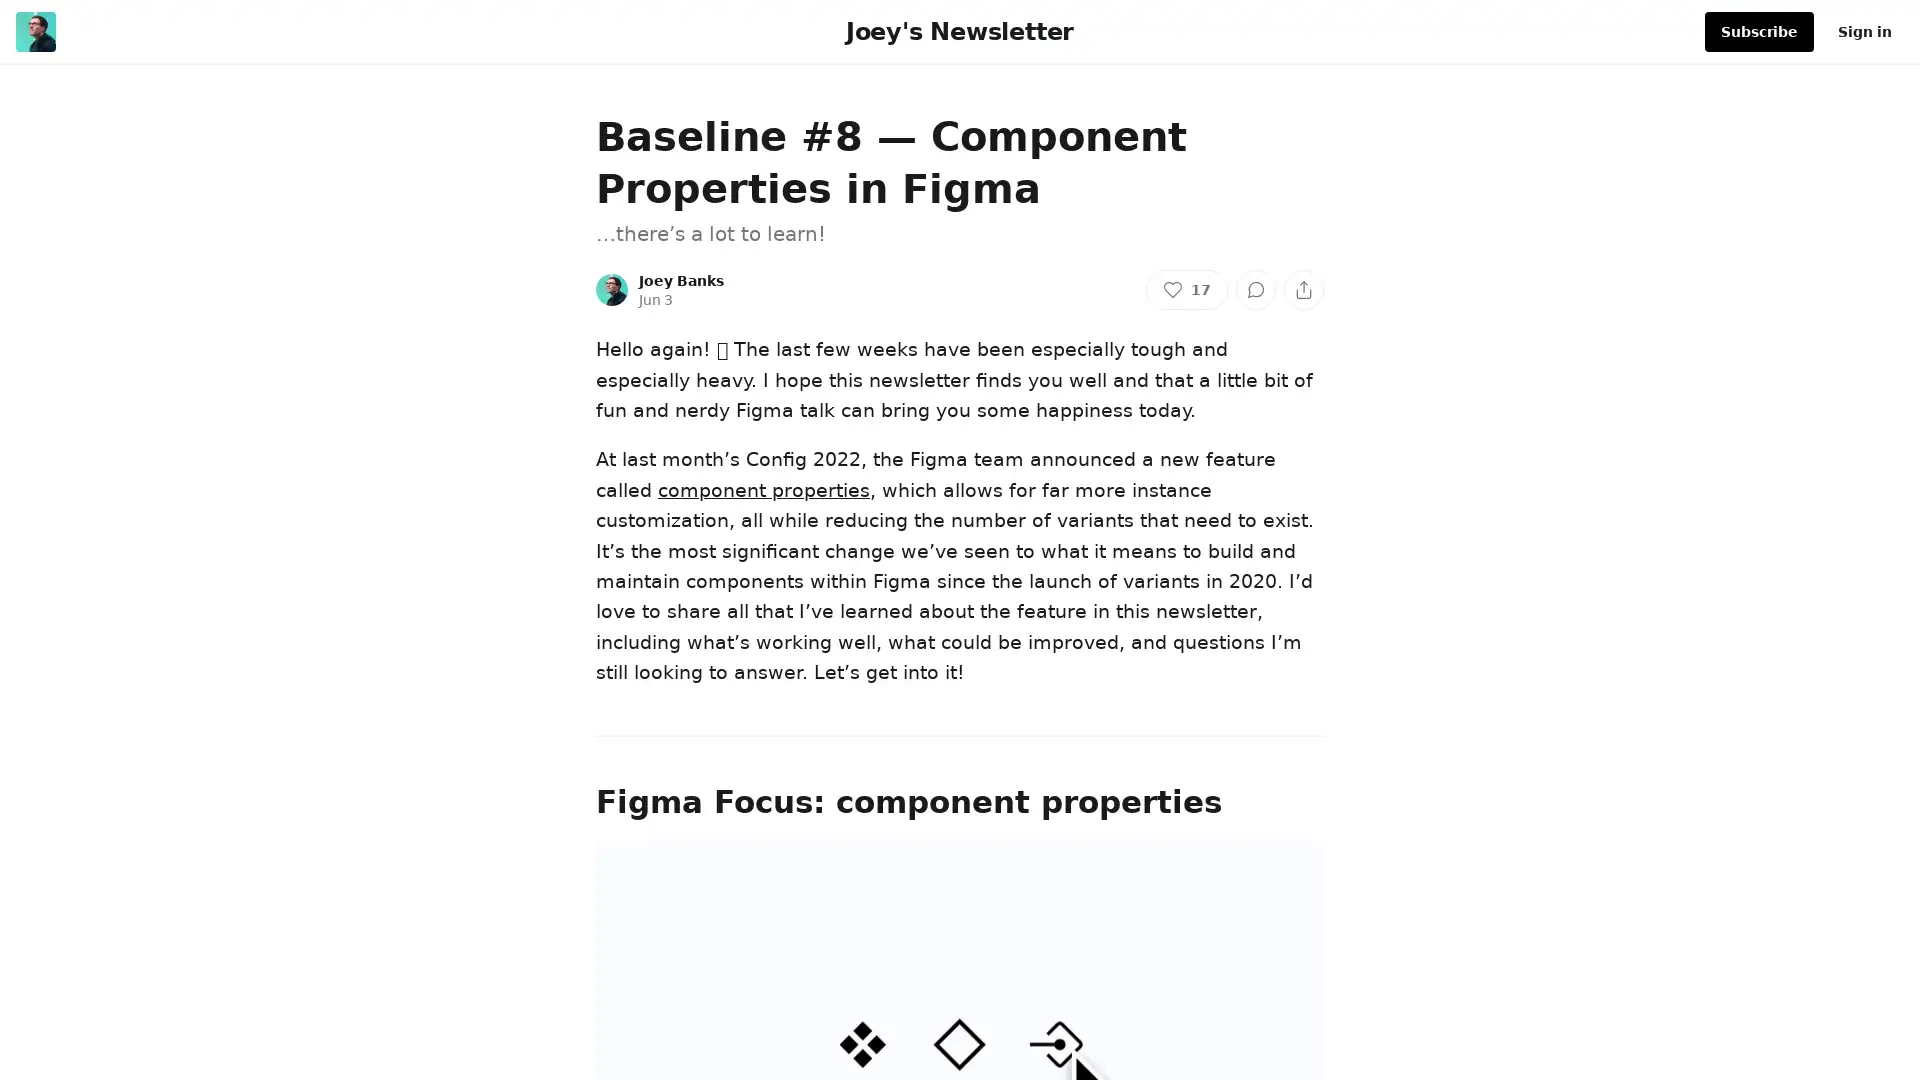 Image resolution: width=1920 pixels, height=1080 pixels. What do you see at coordinates (1864, 31) in the screenshot?
I see `Sign in` at bounding box center [1864, 31].